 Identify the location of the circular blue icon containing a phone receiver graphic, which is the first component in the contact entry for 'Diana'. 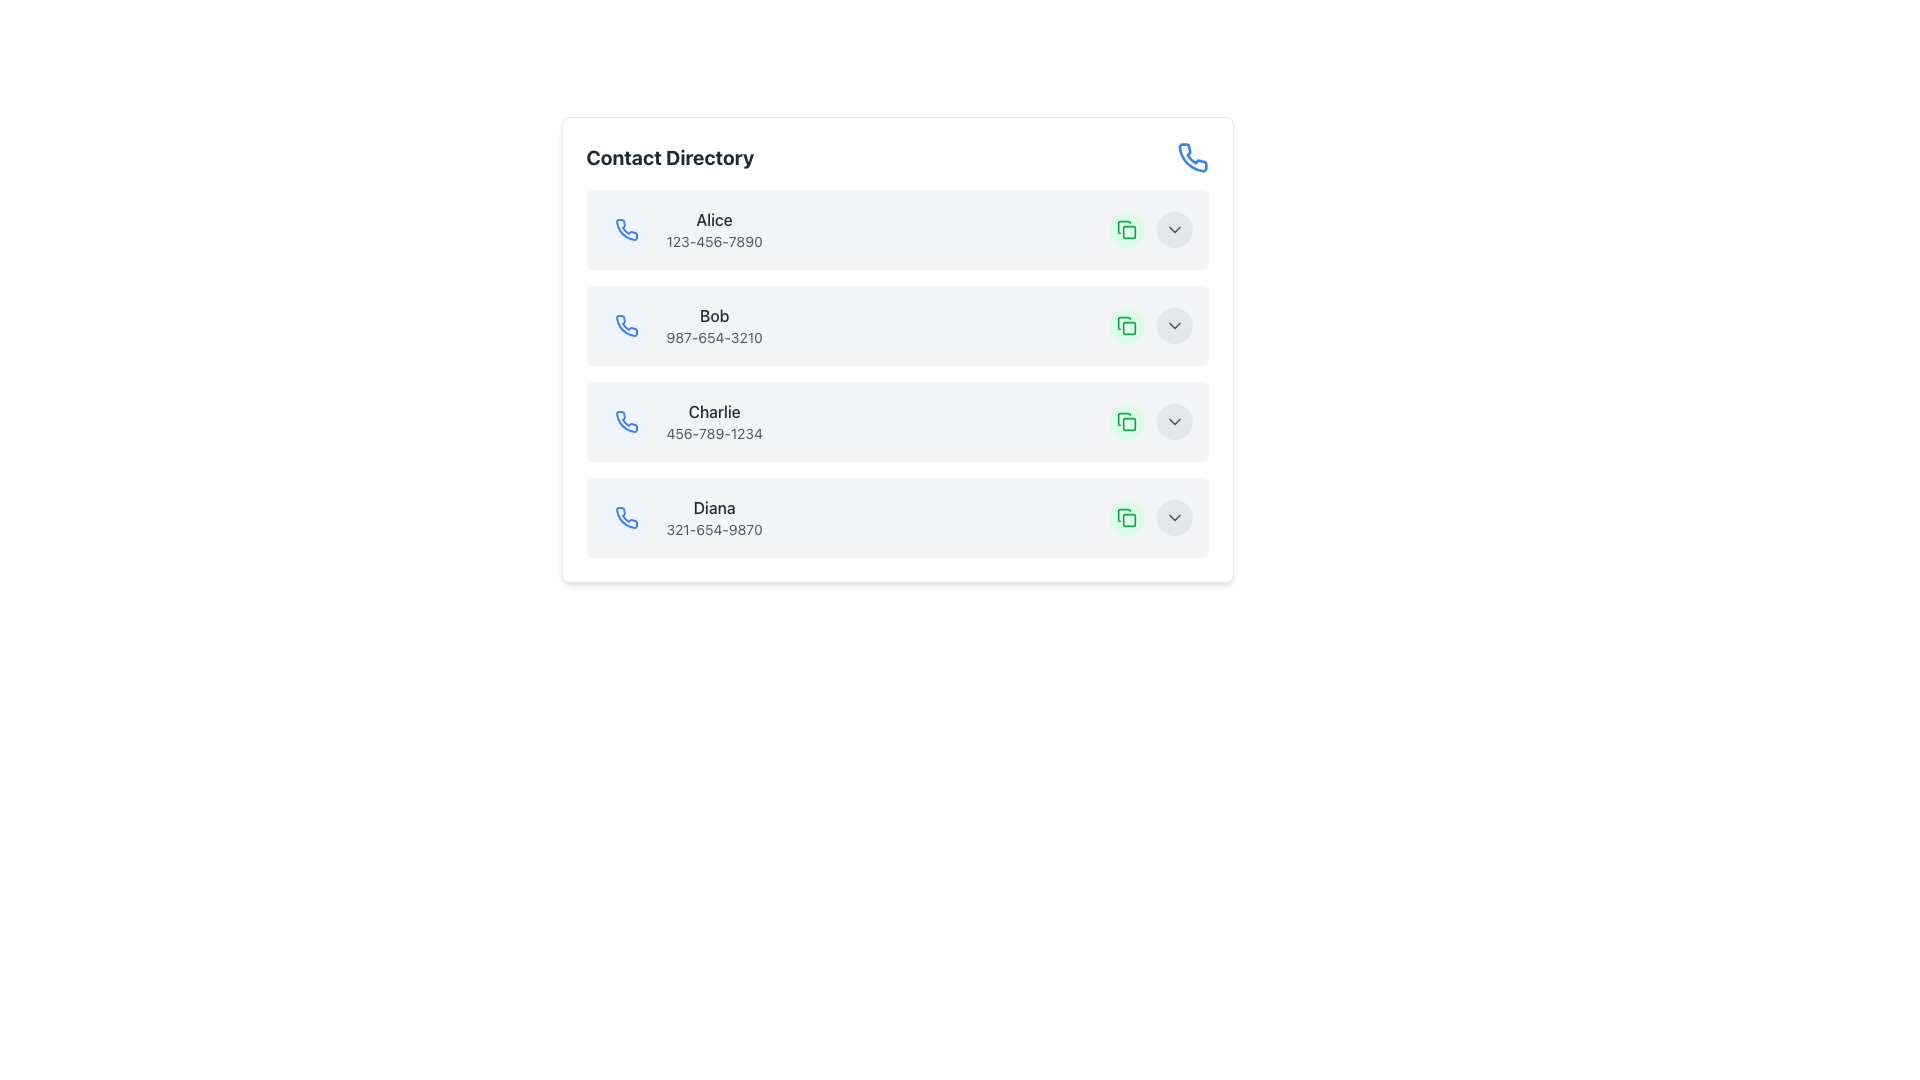
(625, 516).